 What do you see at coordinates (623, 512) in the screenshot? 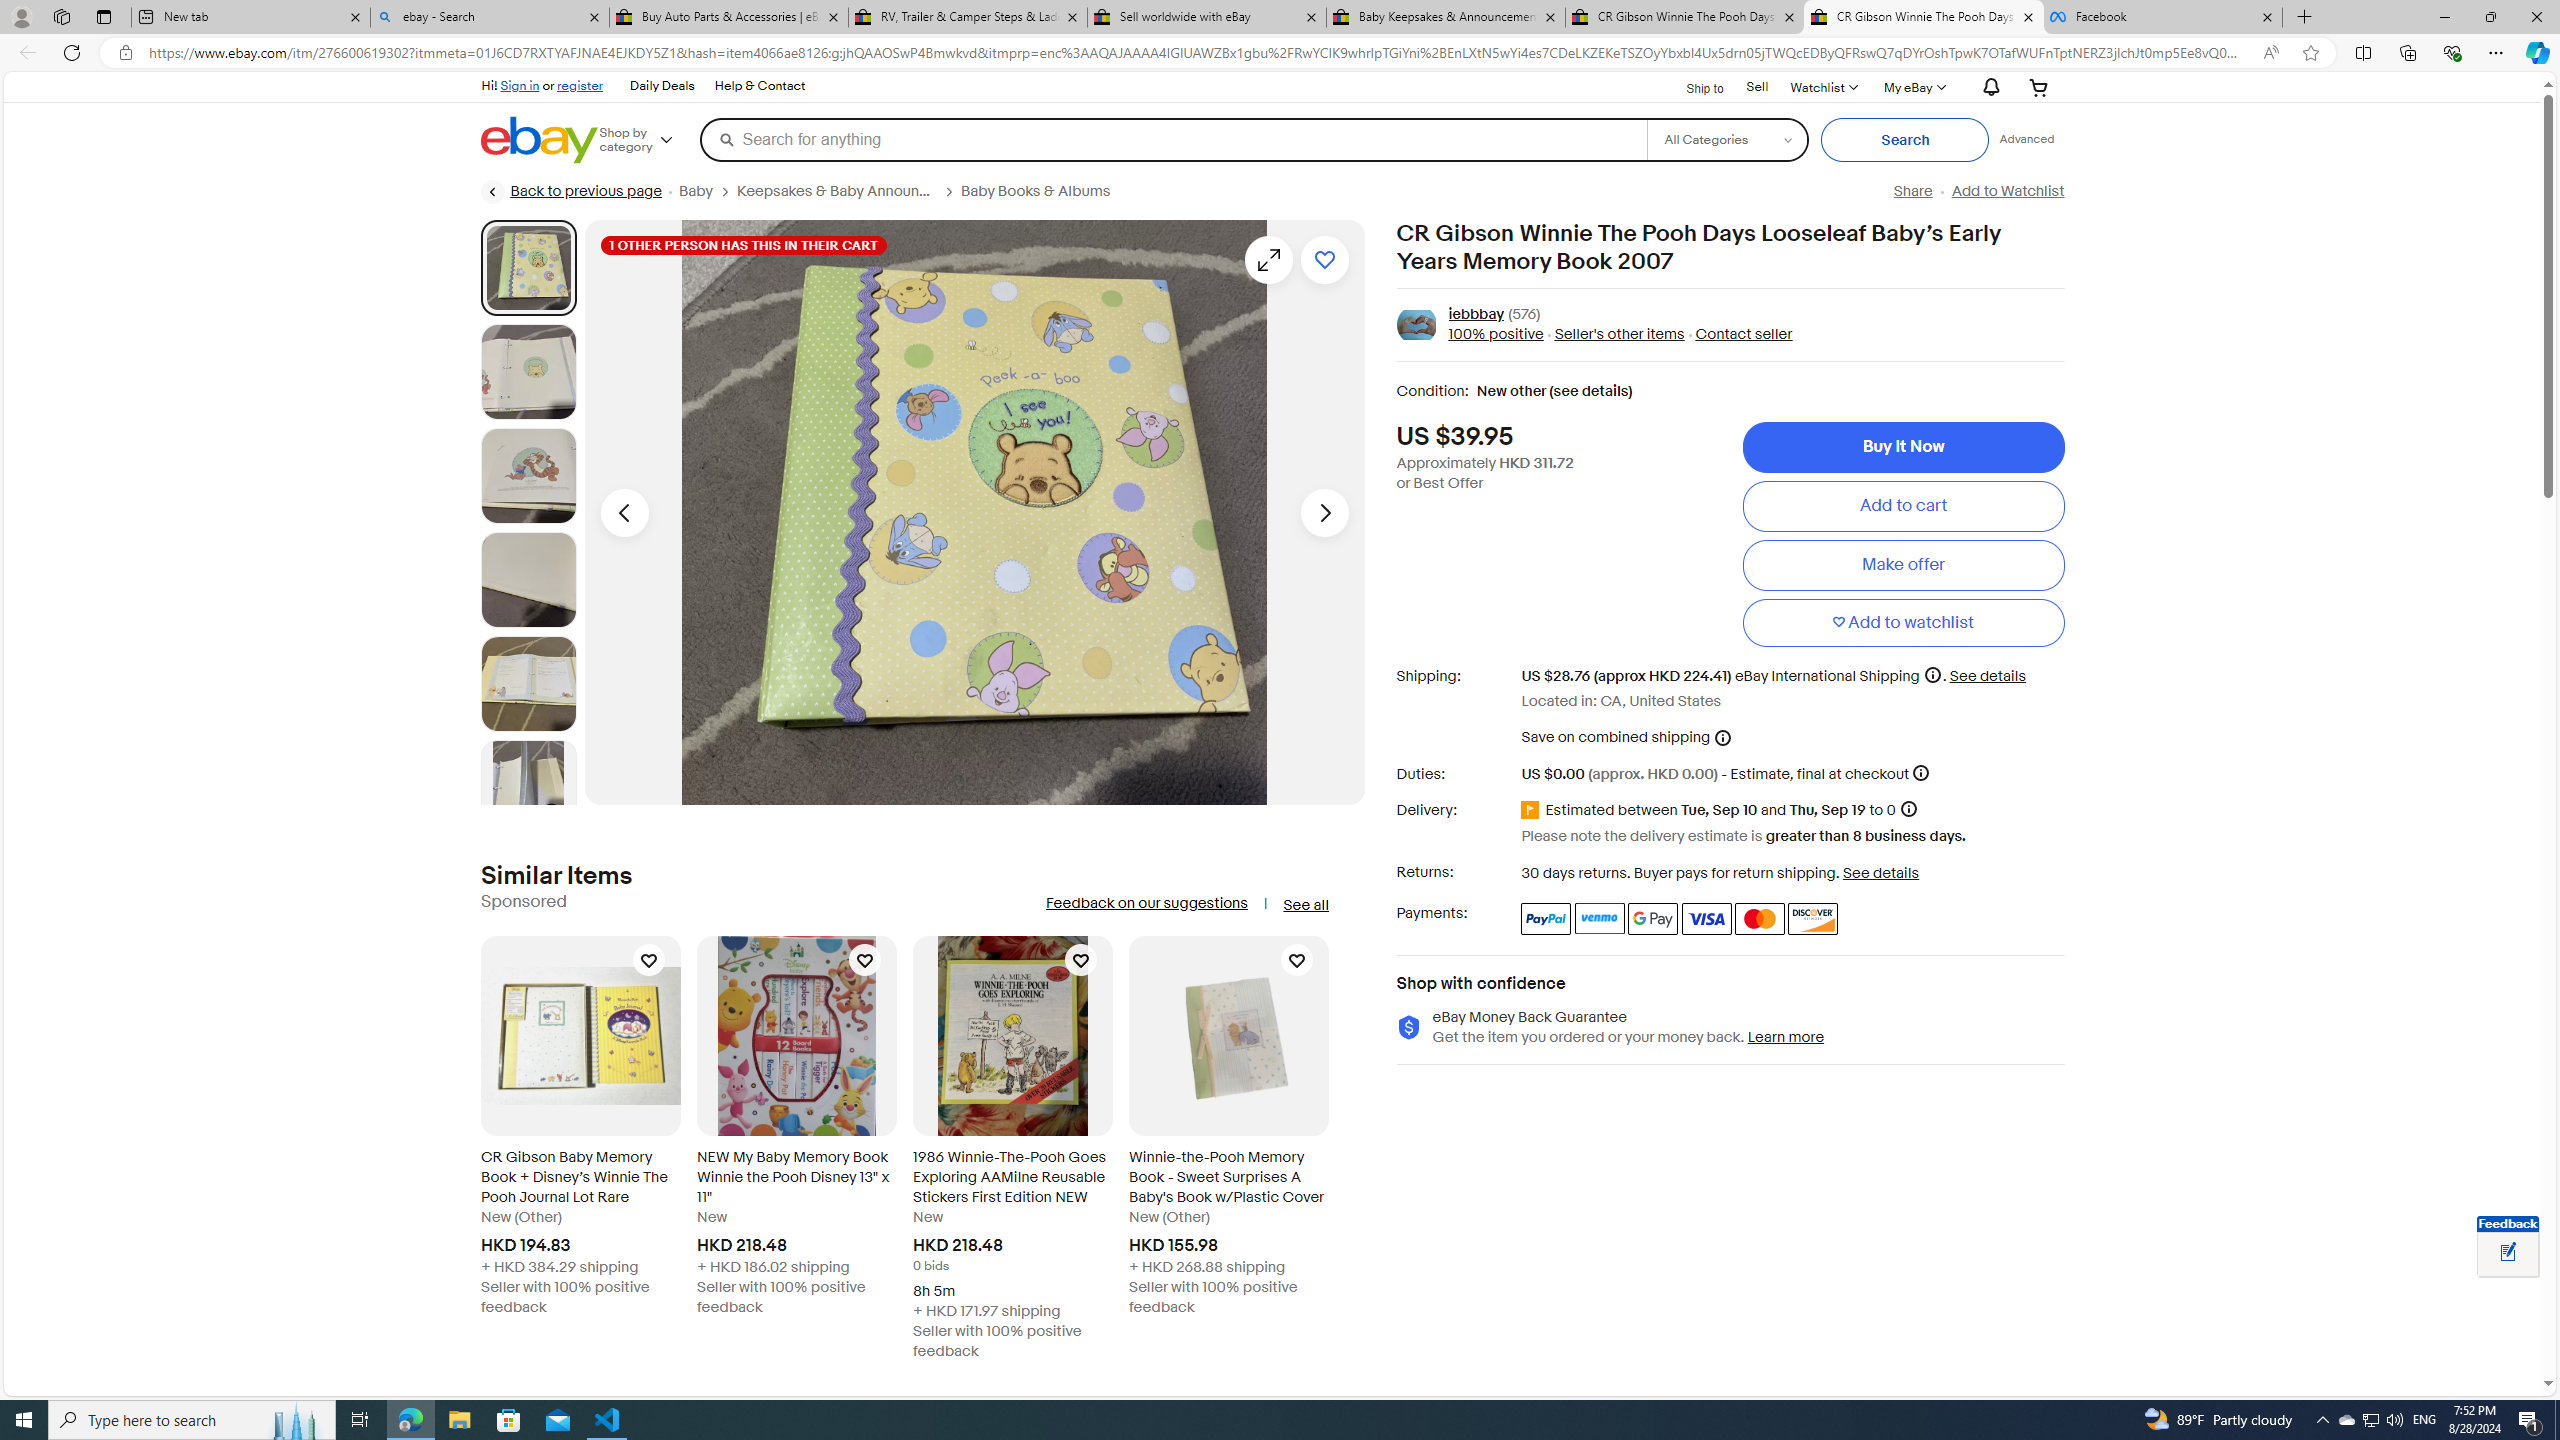
I see `'Previous image - Item images thumbnails'` at bounding box center [623, 512].